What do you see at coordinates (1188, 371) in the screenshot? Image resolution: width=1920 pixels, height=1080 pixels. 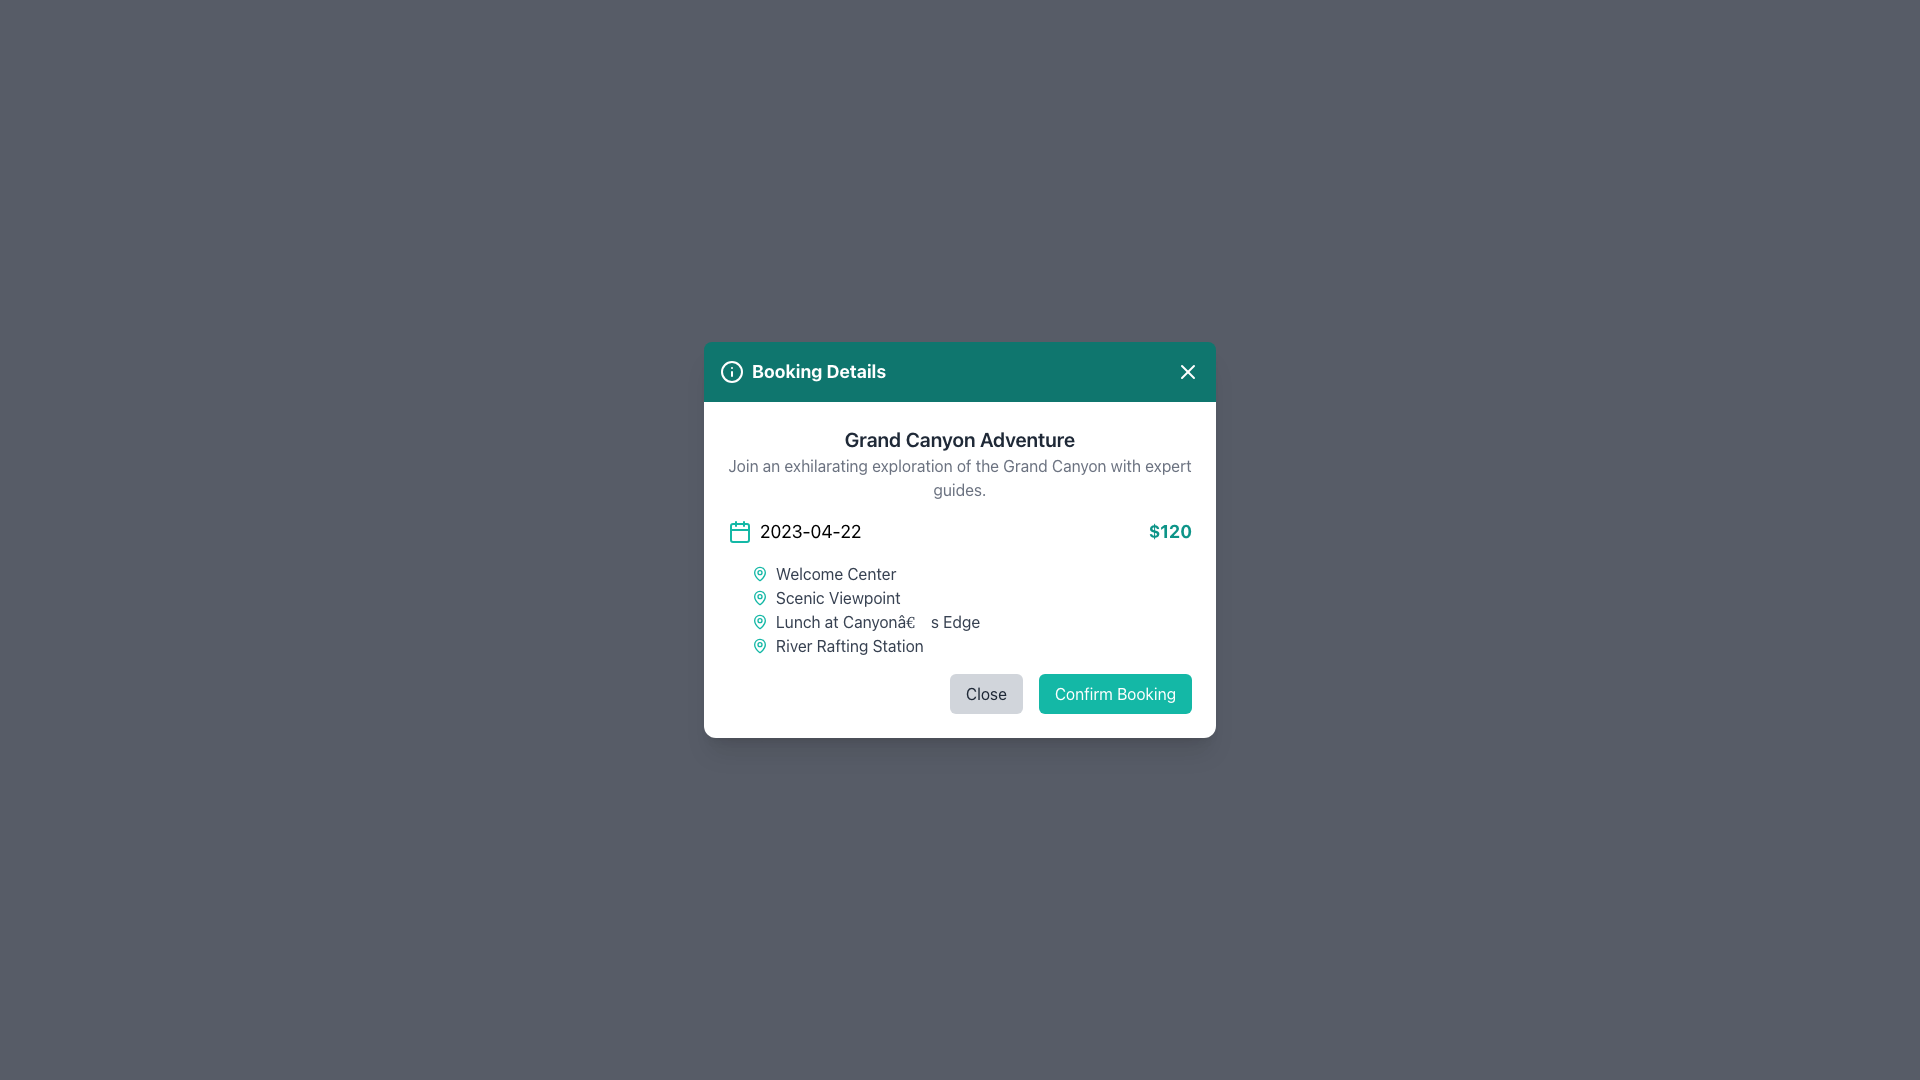 I see `the close icon in the top-right corner of the 'Booking Details' dialog box` at bounding box center [1188, 371].